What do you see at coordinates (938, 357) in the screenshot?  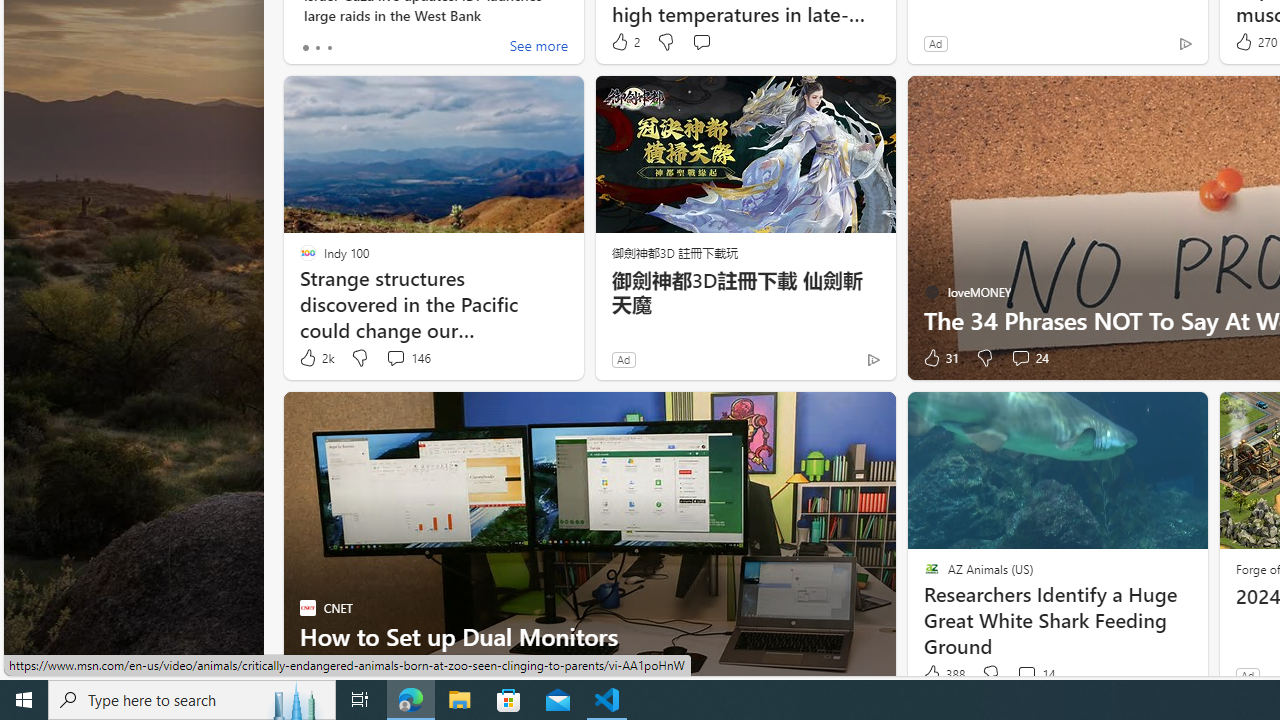 I see `'31 Like'` at bounding box center [938, 357].